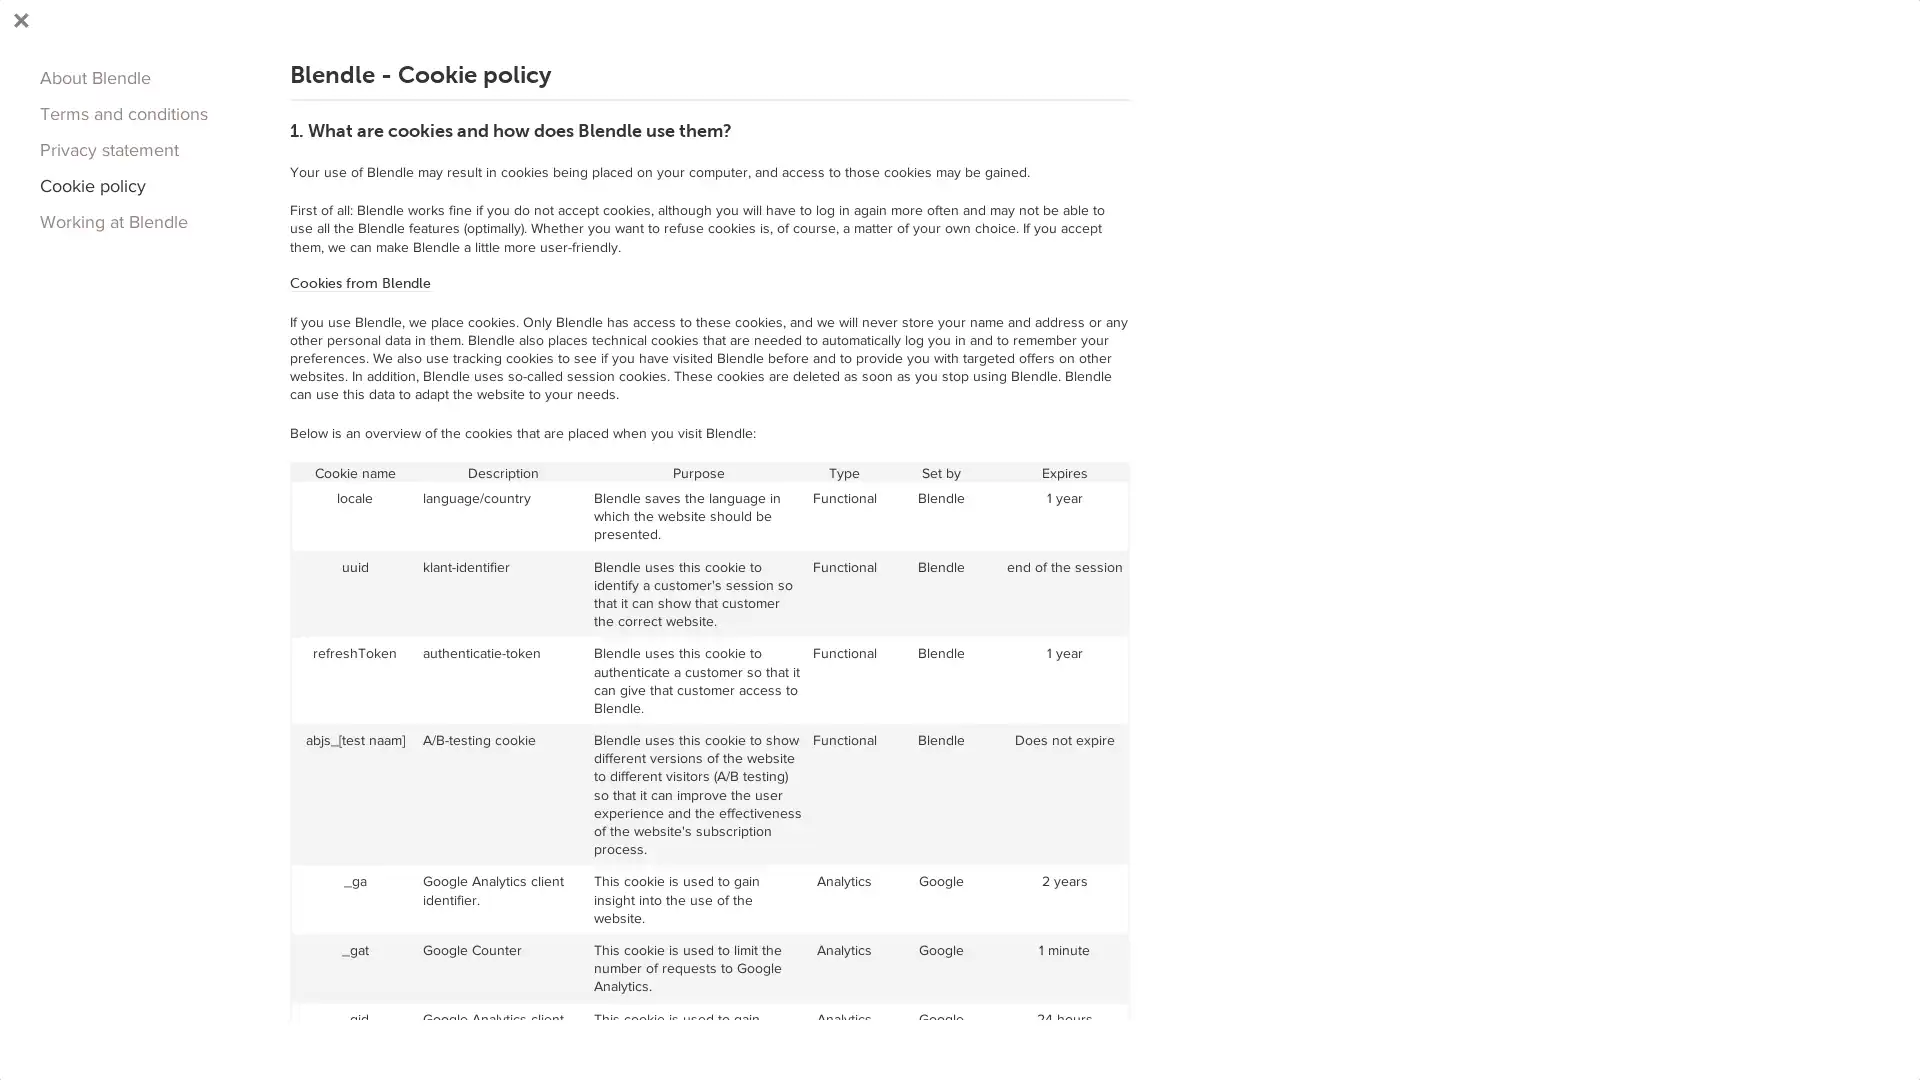 The width and height of the screenshot is (1920, 1080). Describe the element at coordinates (1287, 1029) in the screenshot. I see `No problem!` at that location.